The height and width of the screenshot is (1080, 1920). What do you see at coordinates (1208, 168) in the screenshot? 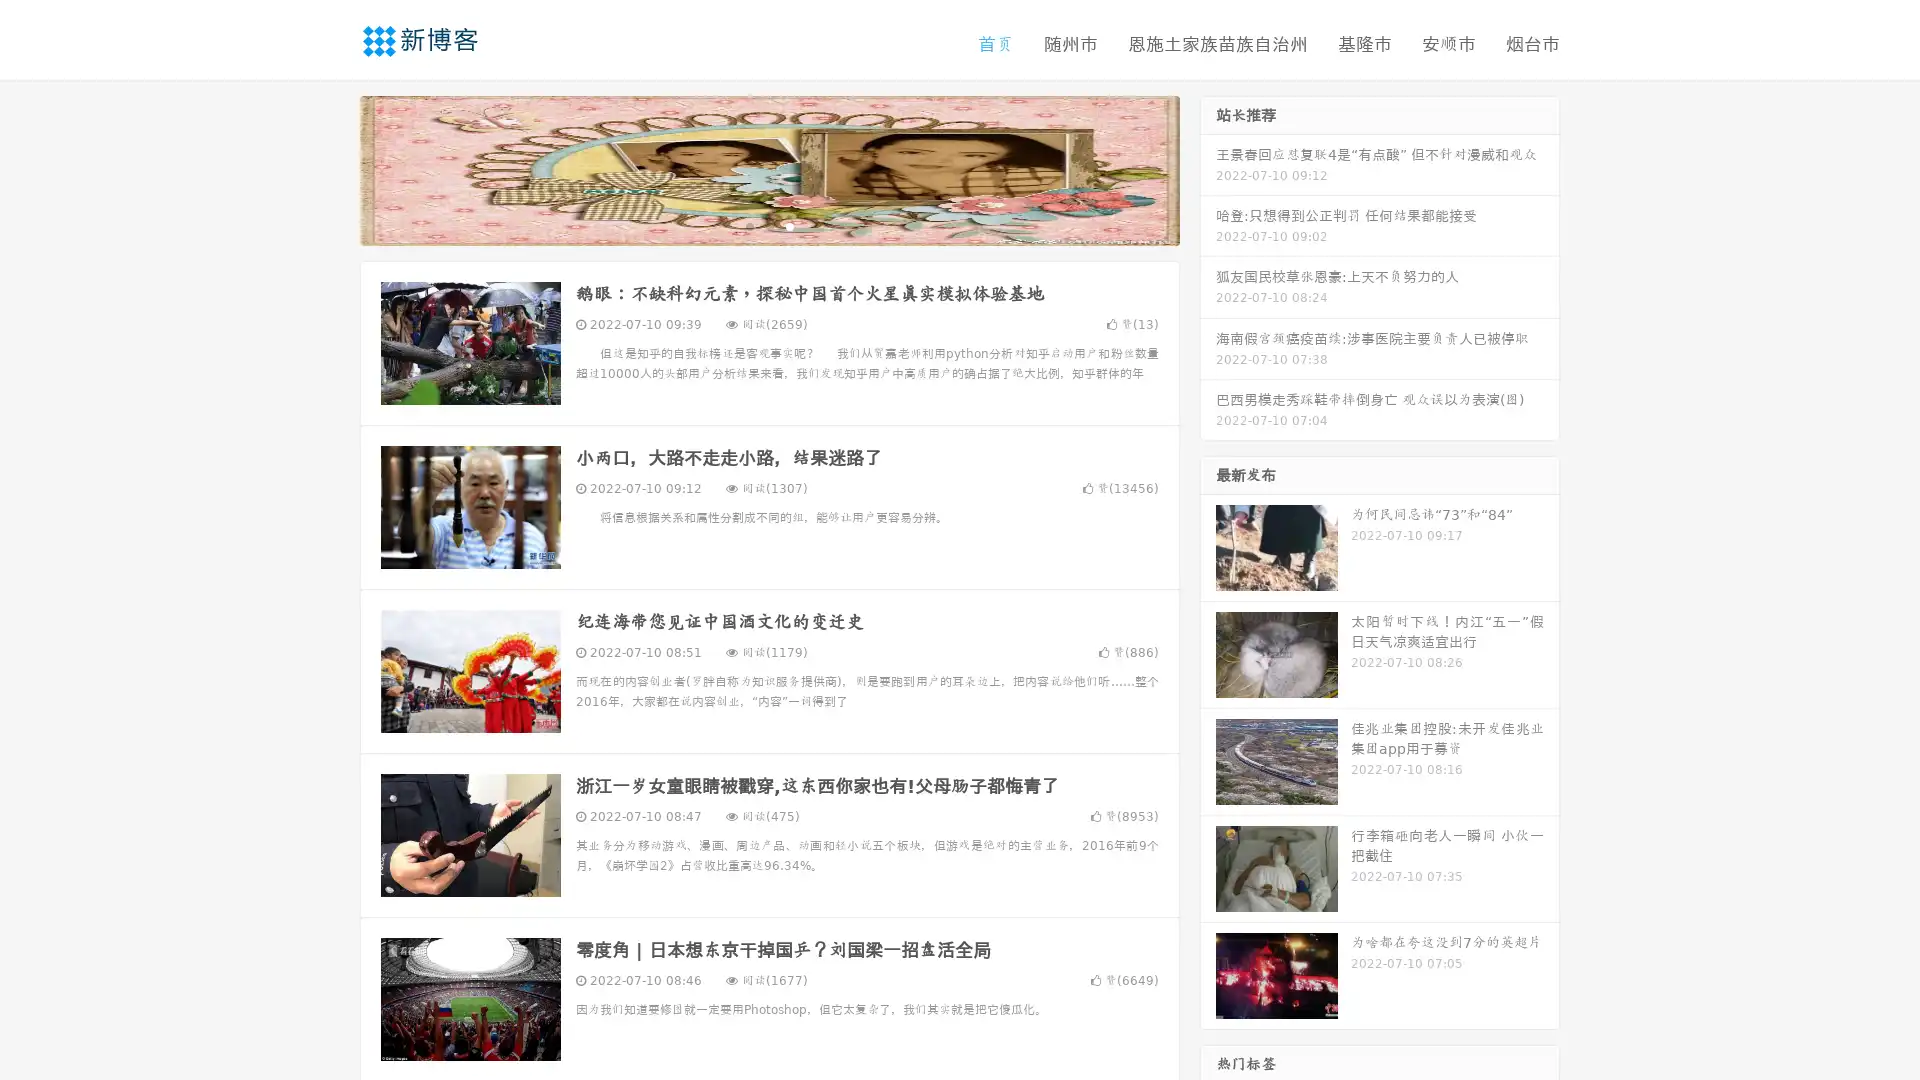
I see `Next slide` at bounding box center [1208, 168].